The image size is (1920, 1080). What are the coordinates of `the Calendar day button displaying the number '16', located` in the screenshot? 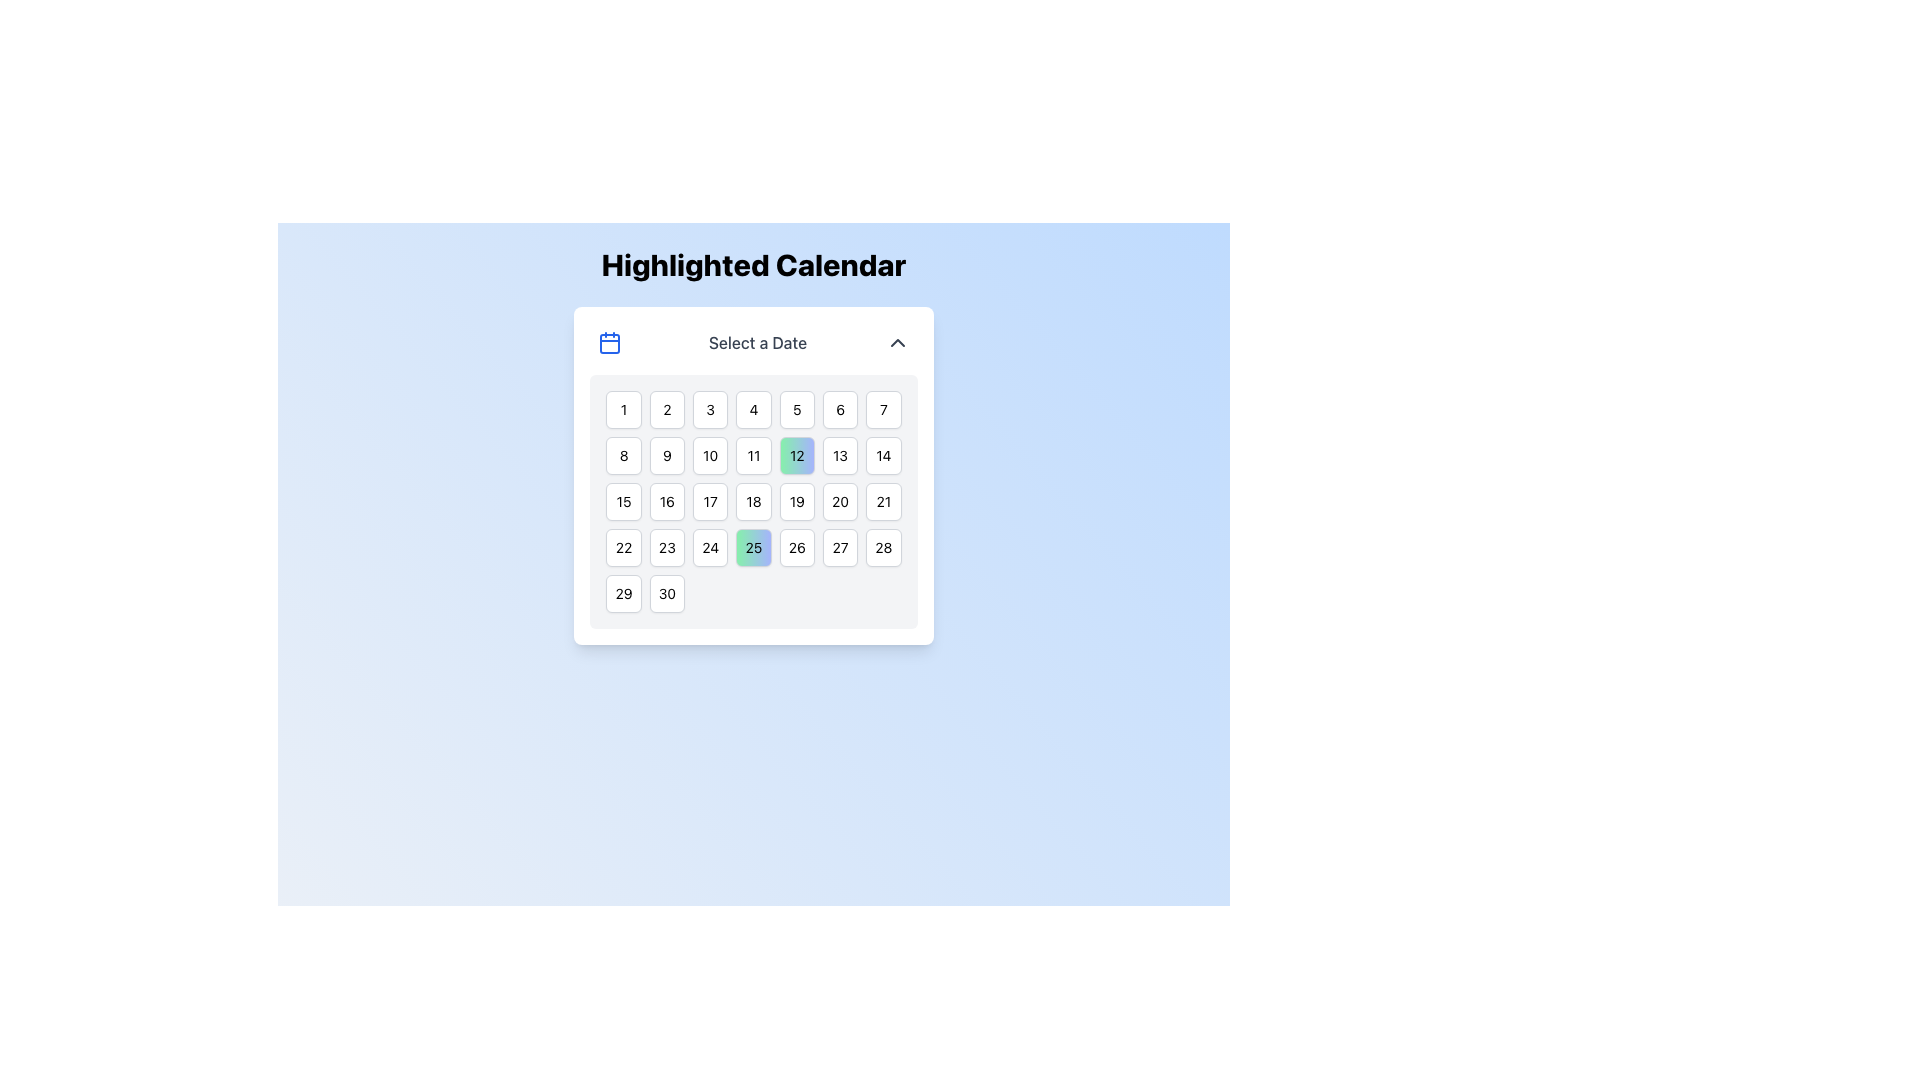 It's located at (667, 500).